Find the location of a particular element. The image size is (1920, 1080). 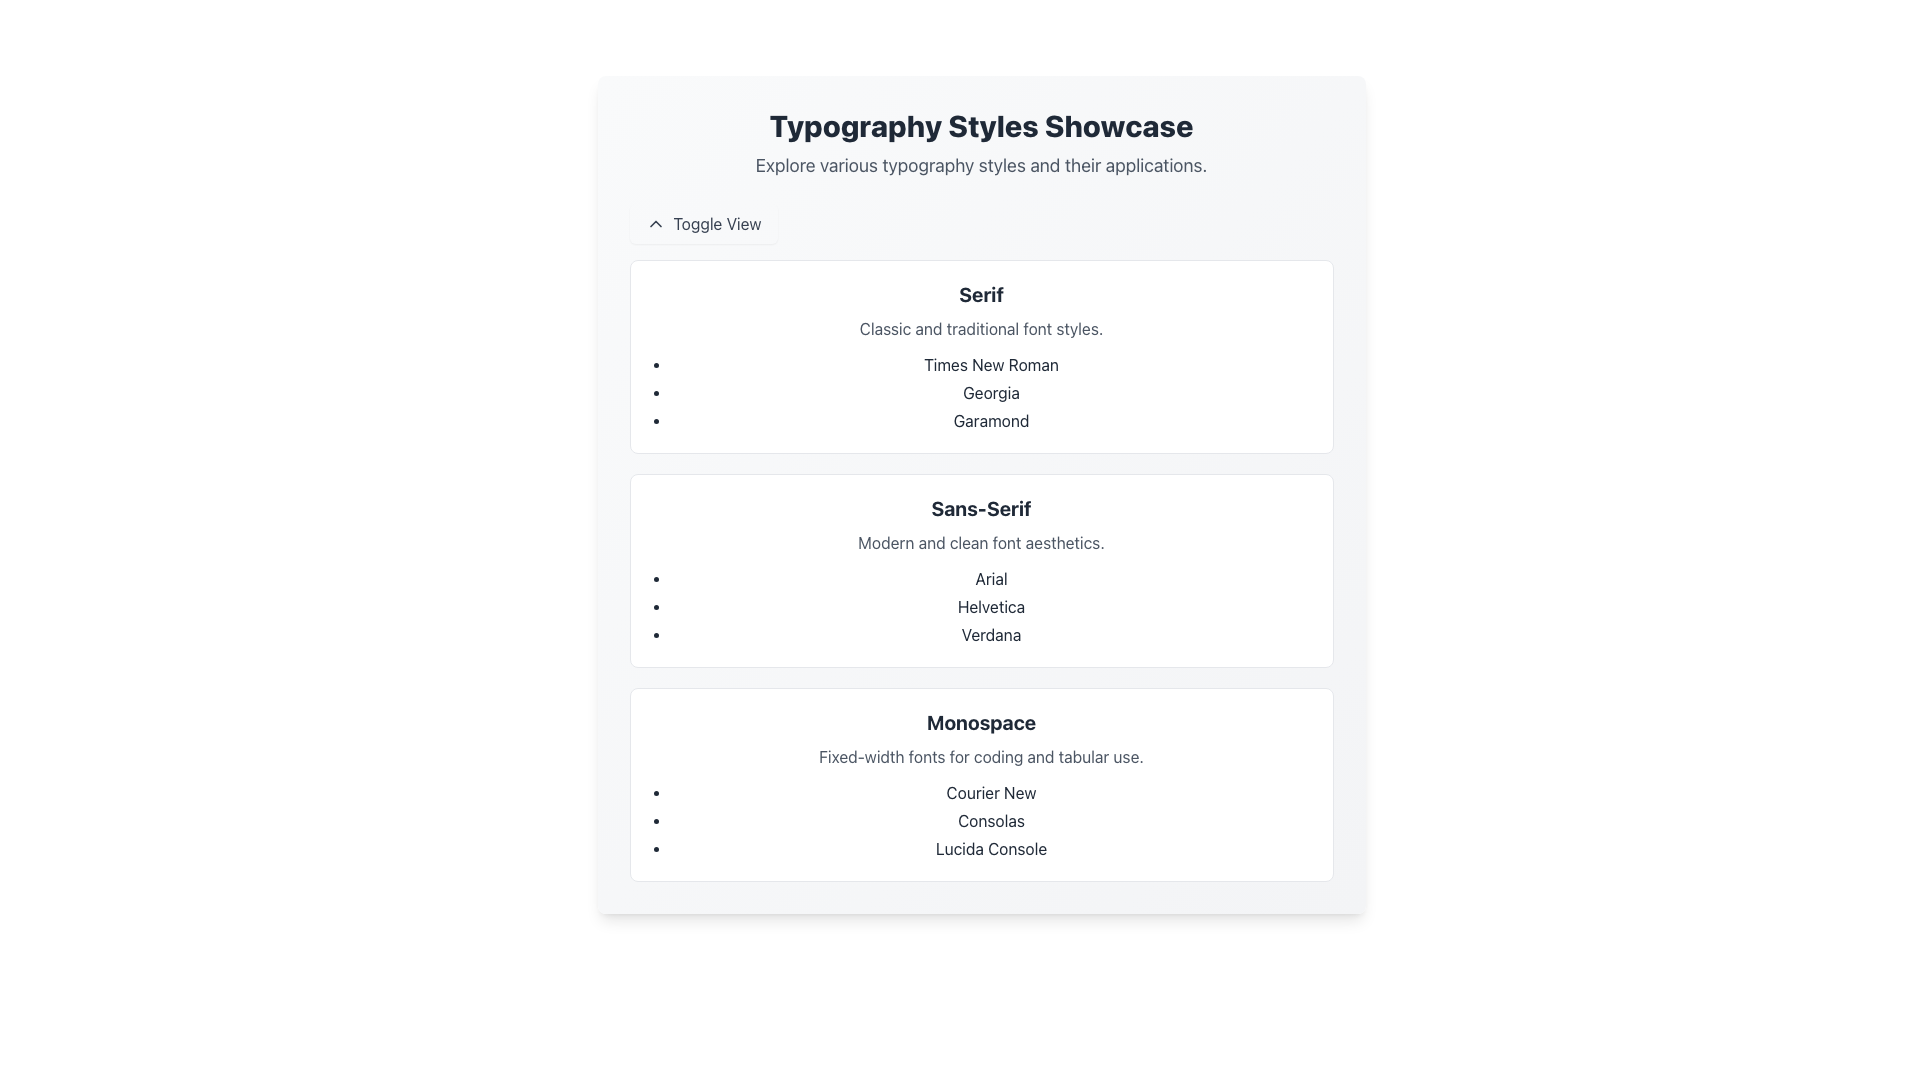

the Text block that provides a brief description below the header 'Typography Styles Showcase' is located at coordinates (981, 164).